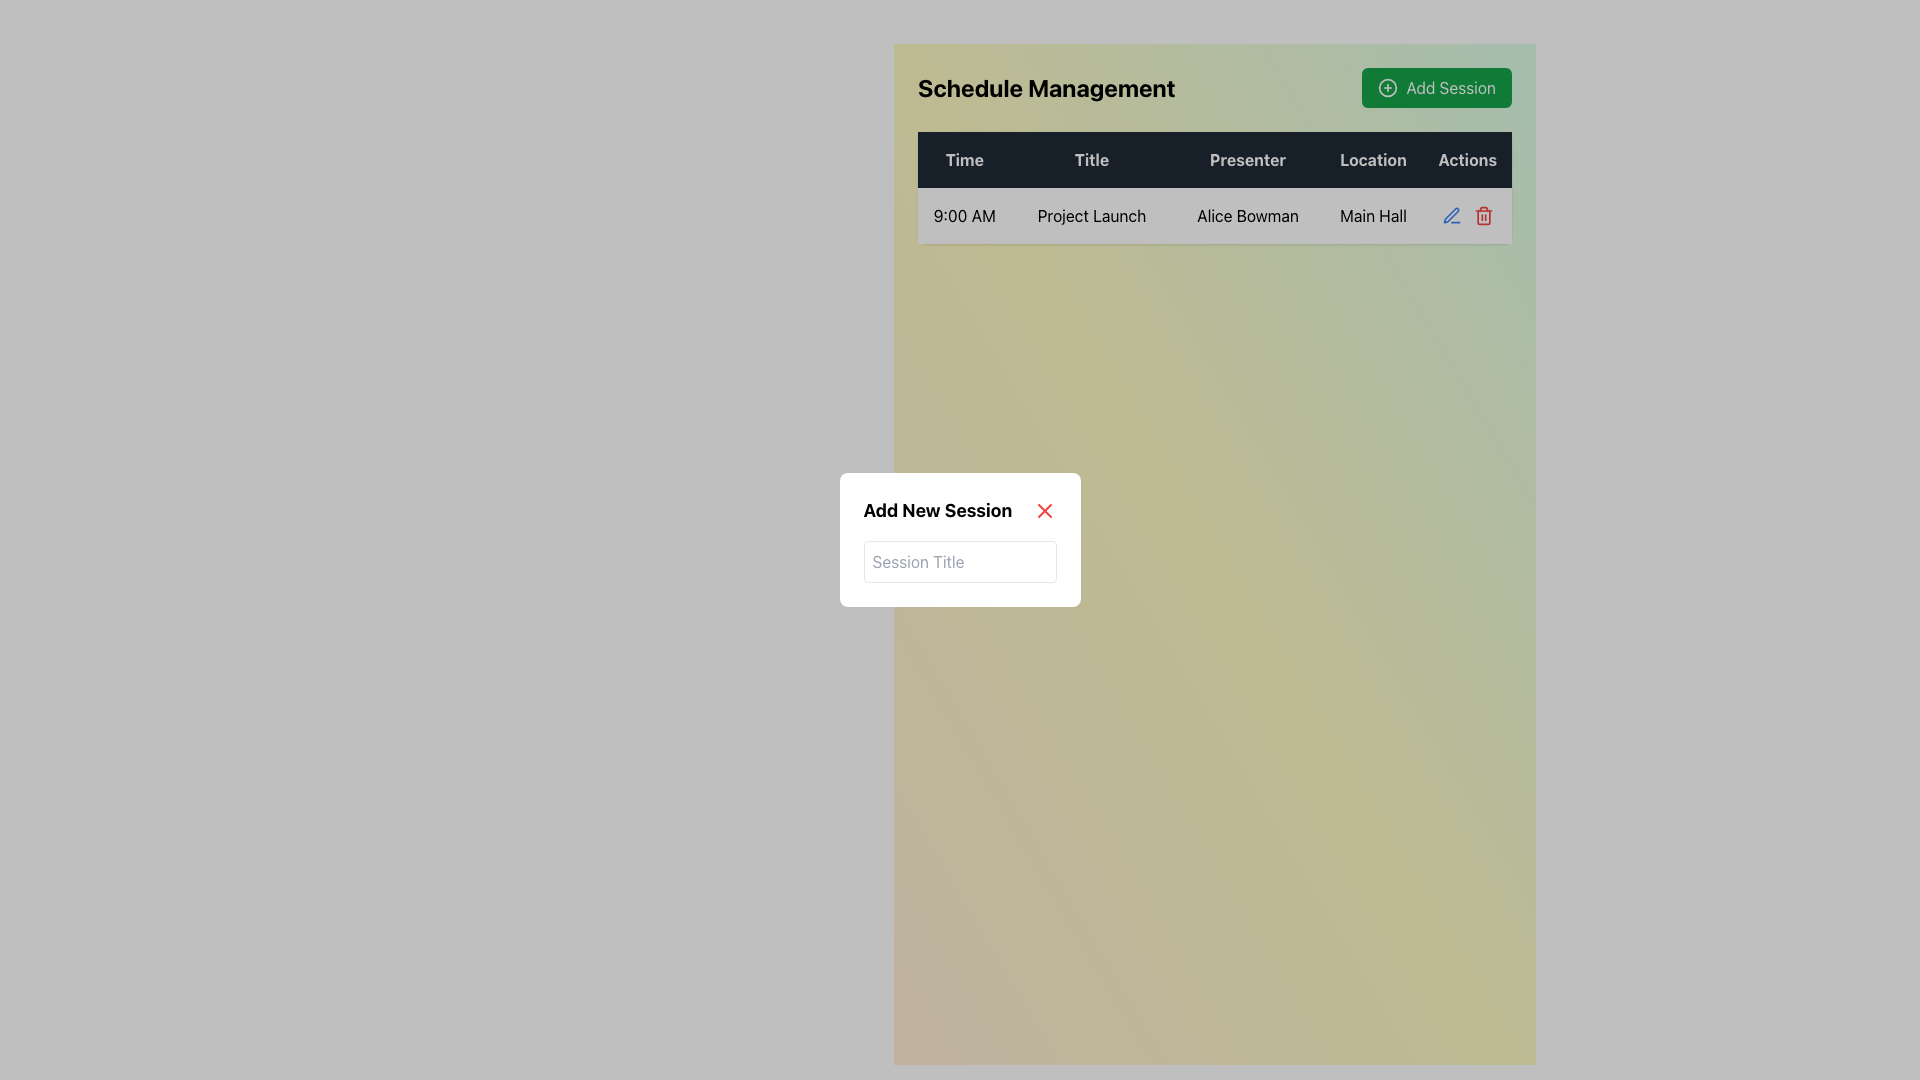 The image size is (1920, 1080). Describe the element at coordinates (1451, 216) in the screenshot. I see `the blue pen icon button representing edit functionality located in the top-right section of the page, associated with 'Project Launch'` at that location.